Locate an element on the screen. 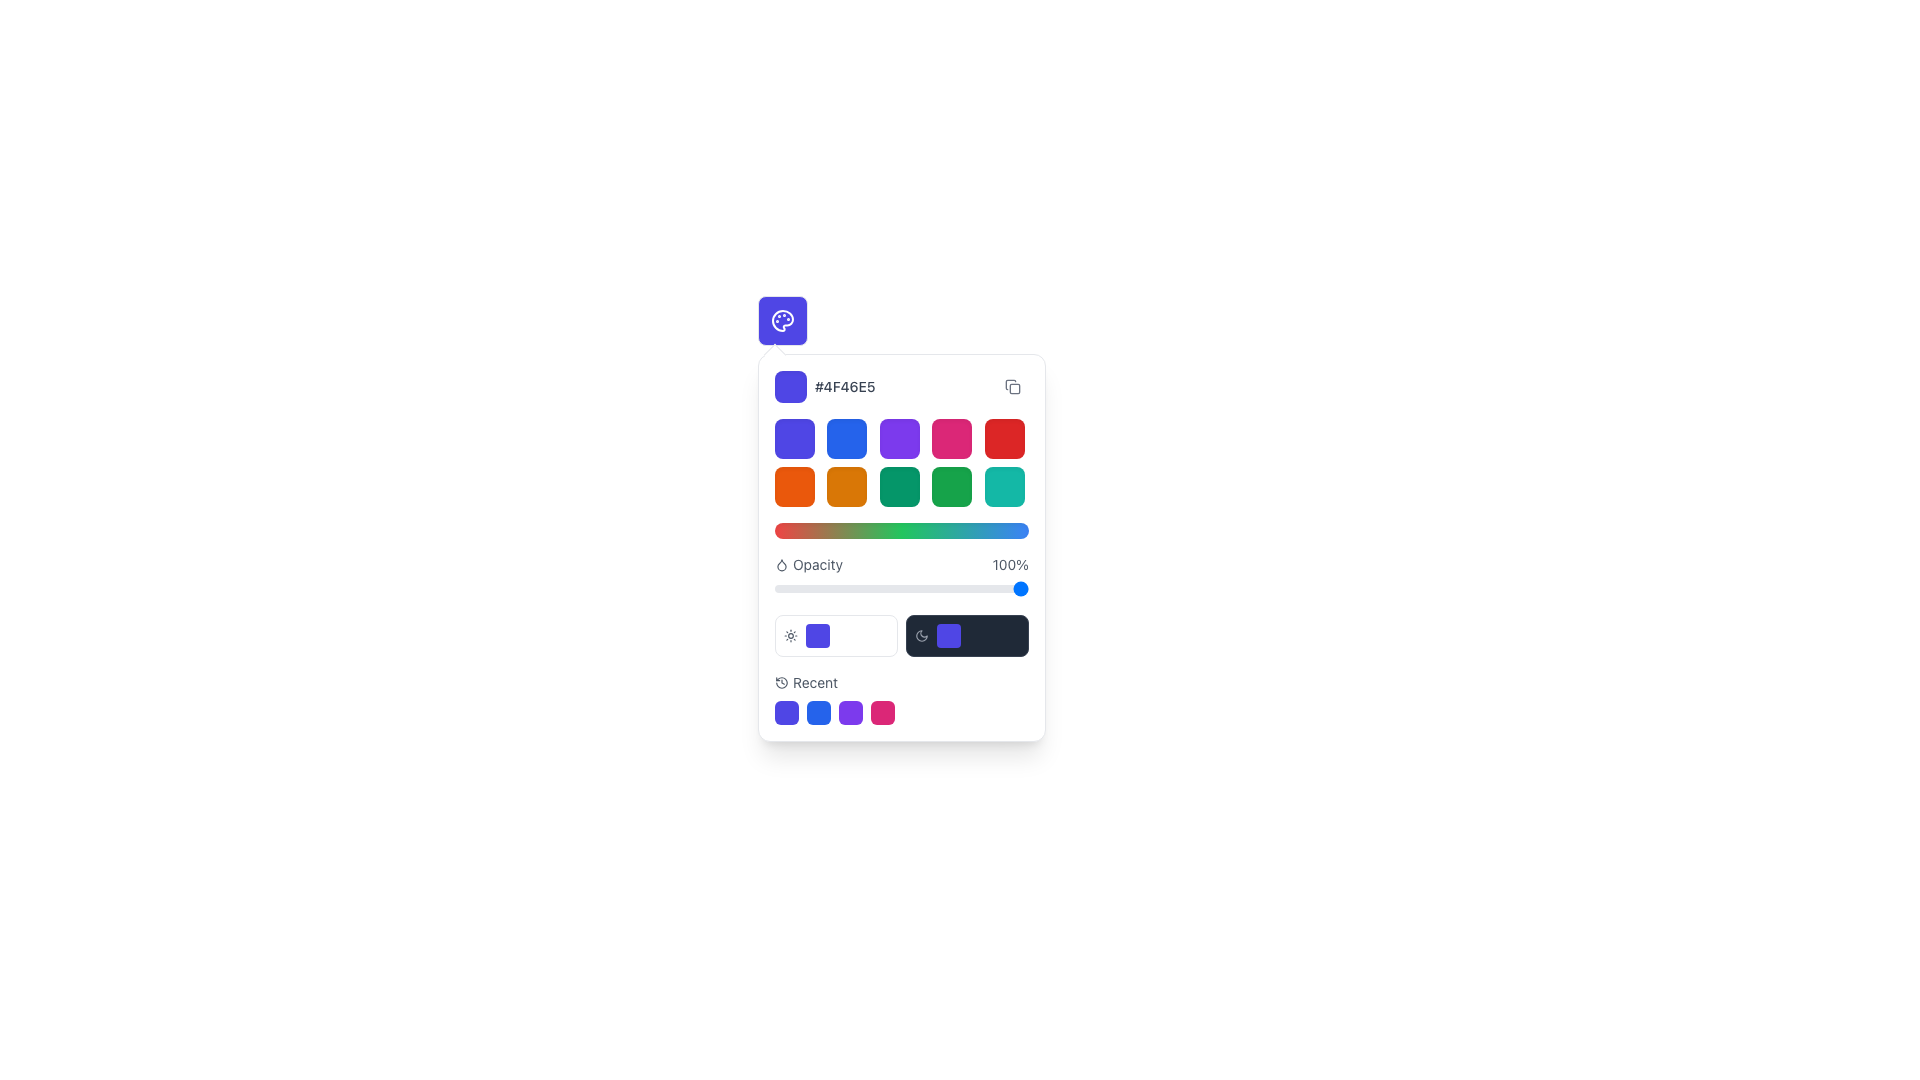  the teal square button with rounded corners located in the second row and fifth column of the grid layout is located at coordinates (1004, 486).